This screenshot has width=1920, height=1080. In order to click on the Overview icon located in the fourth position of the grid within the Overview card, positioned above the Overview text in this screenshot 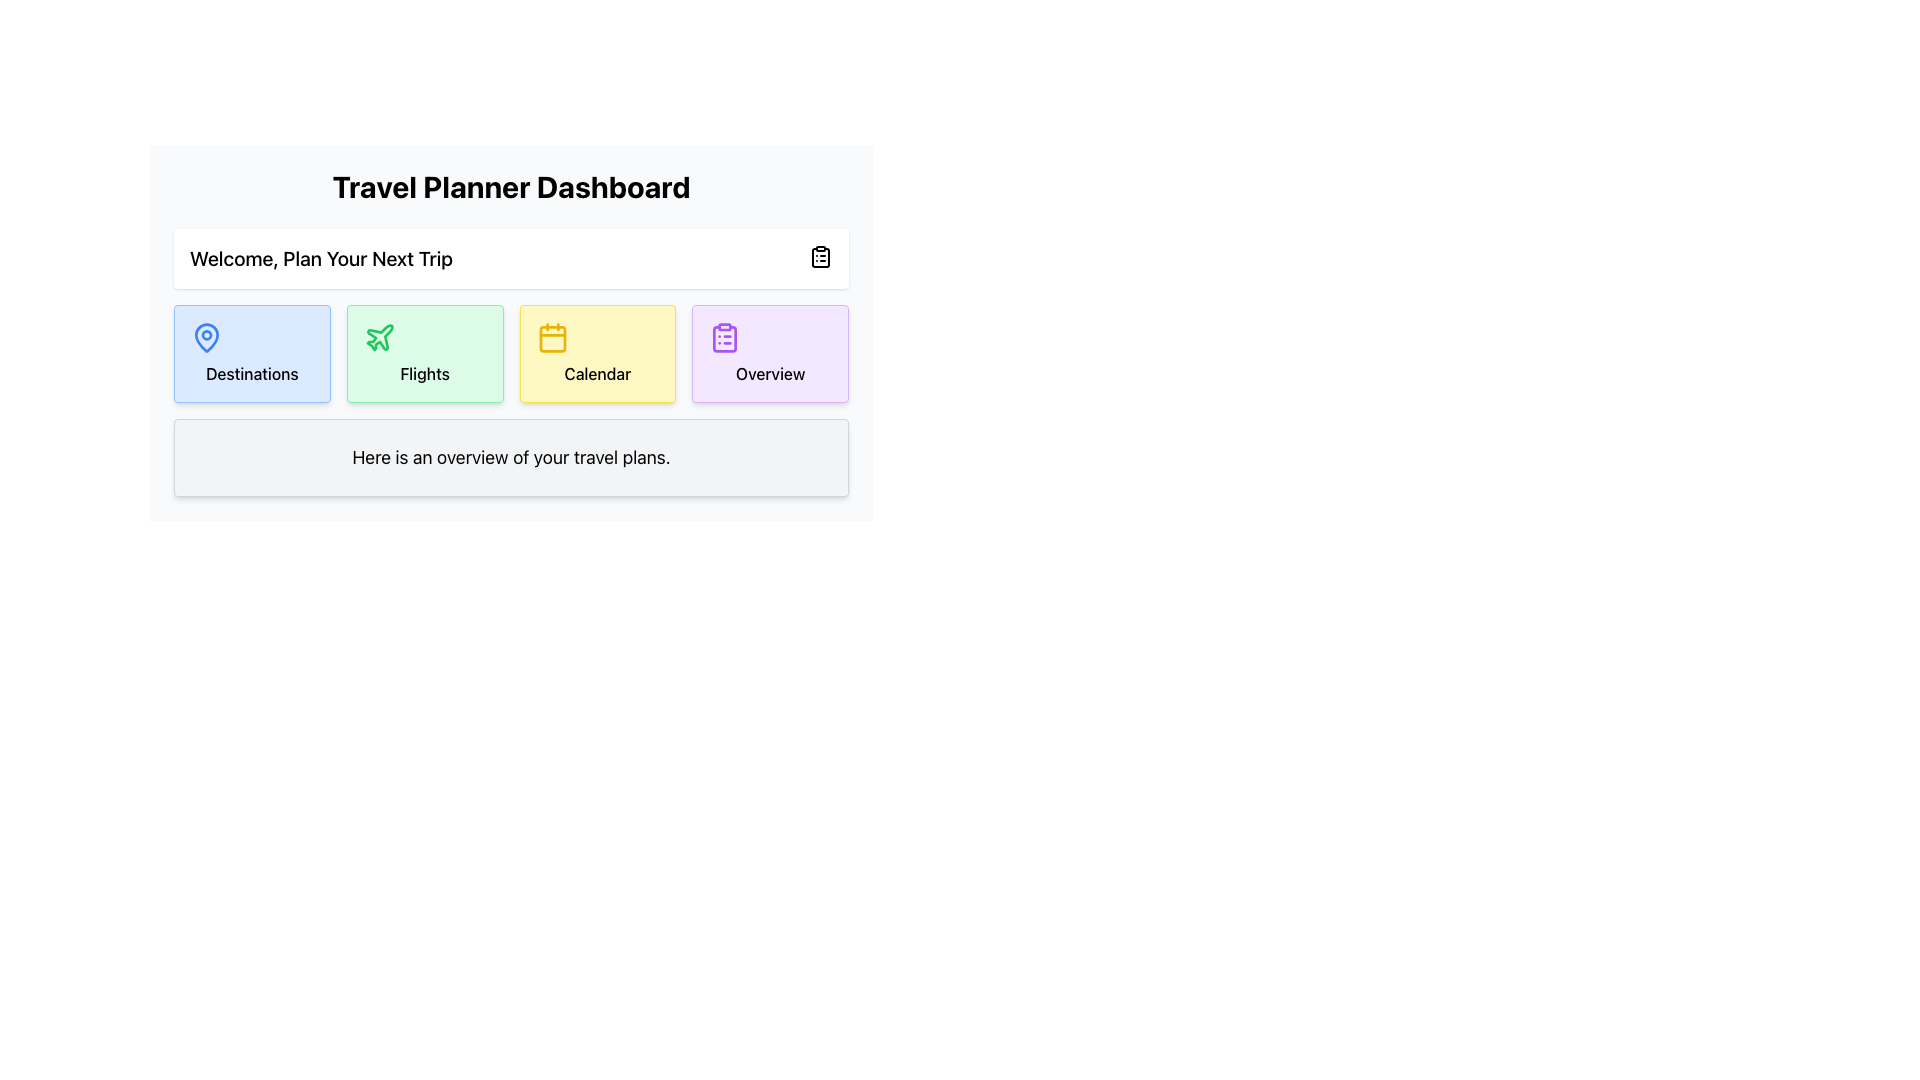, I will do `click(723, 337)`.